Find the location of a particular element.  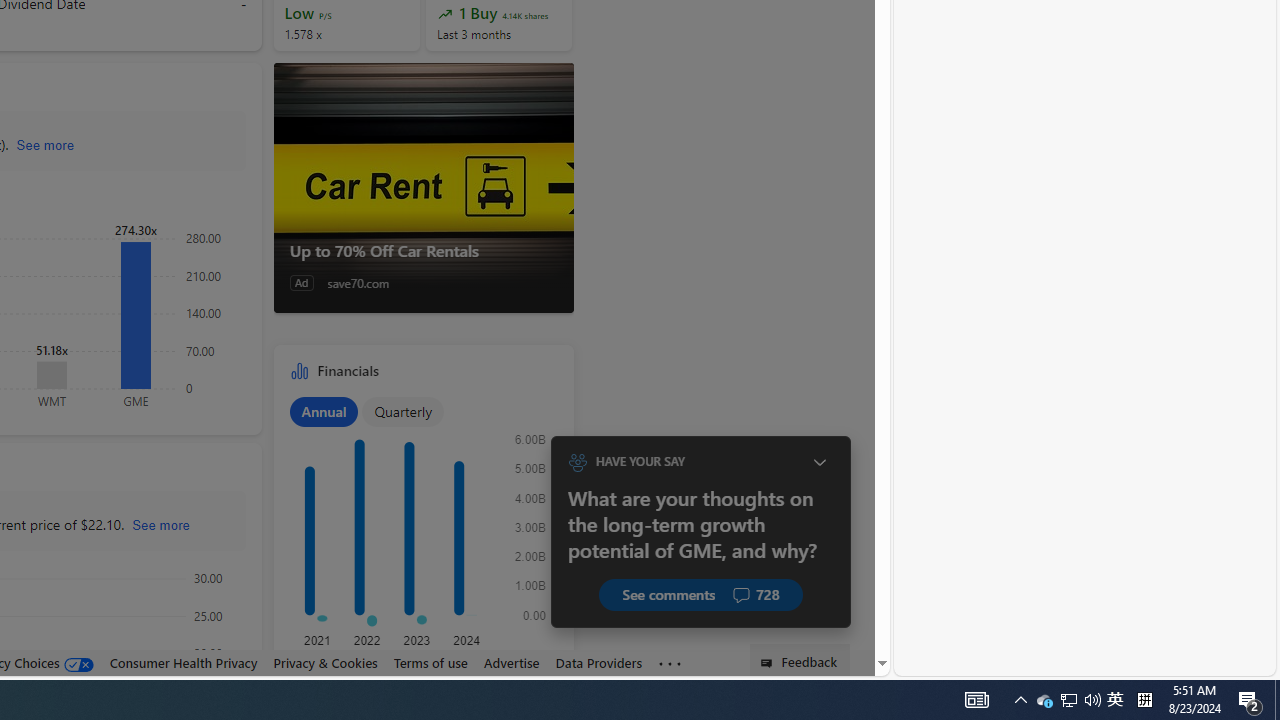

'Up to 70% Off Car Rentals' is located at coordinates (422, 188).